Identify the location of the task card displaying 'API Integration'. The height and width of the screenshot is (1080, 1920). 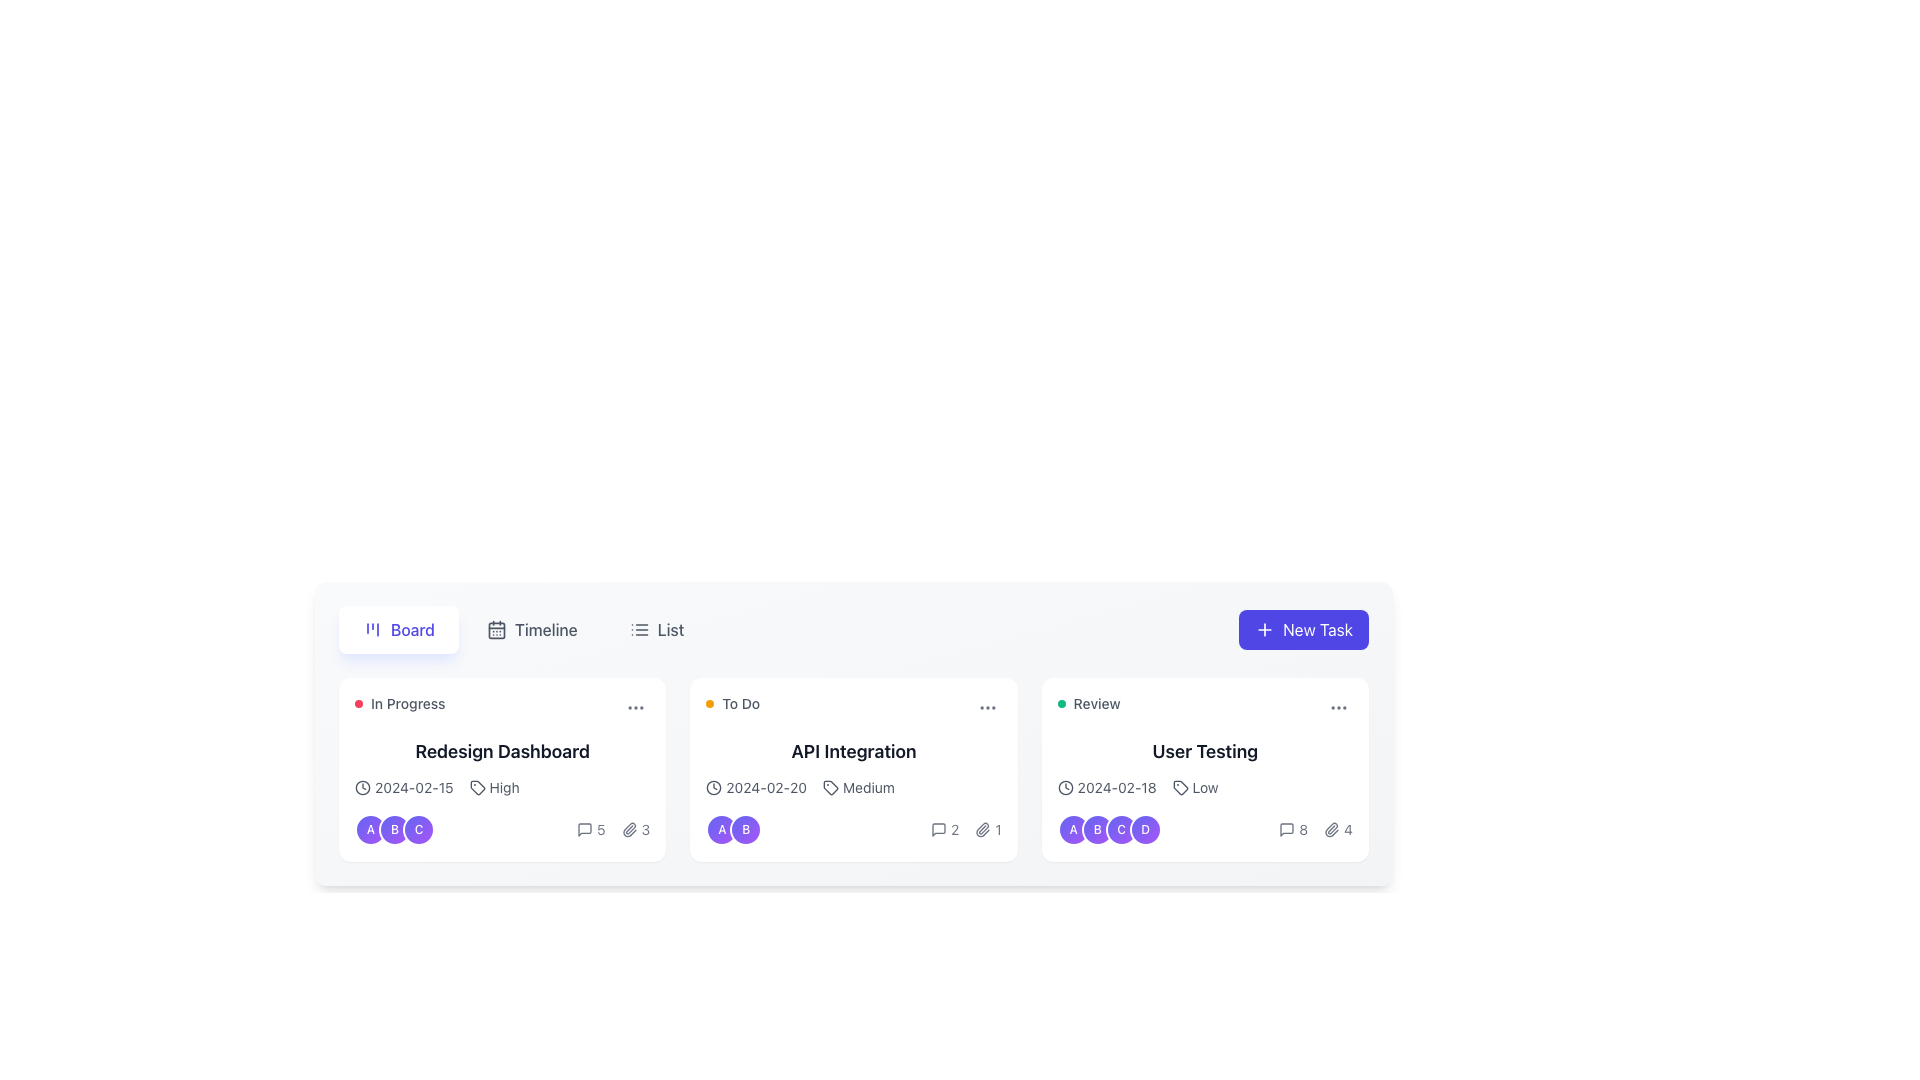
(854, 769).